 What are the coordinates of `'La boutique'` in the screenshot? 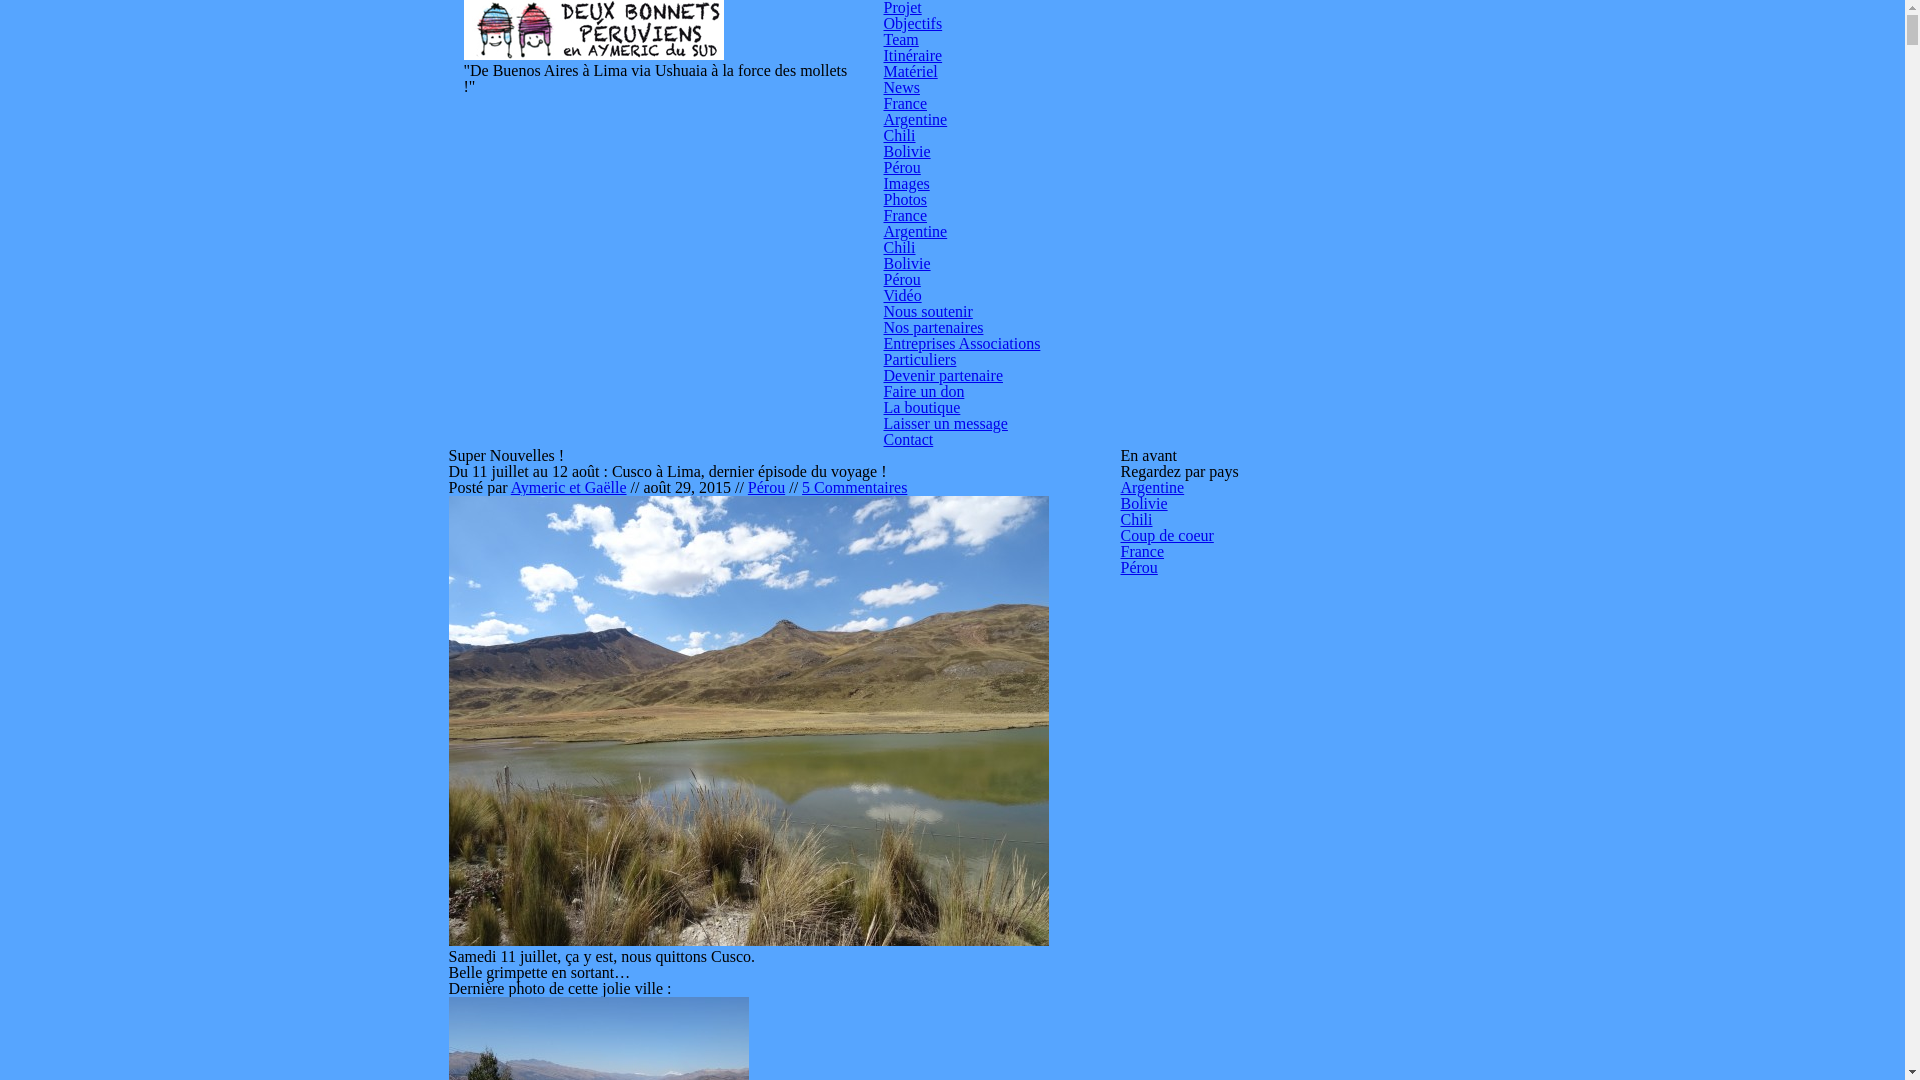 It's located at (882, 406).